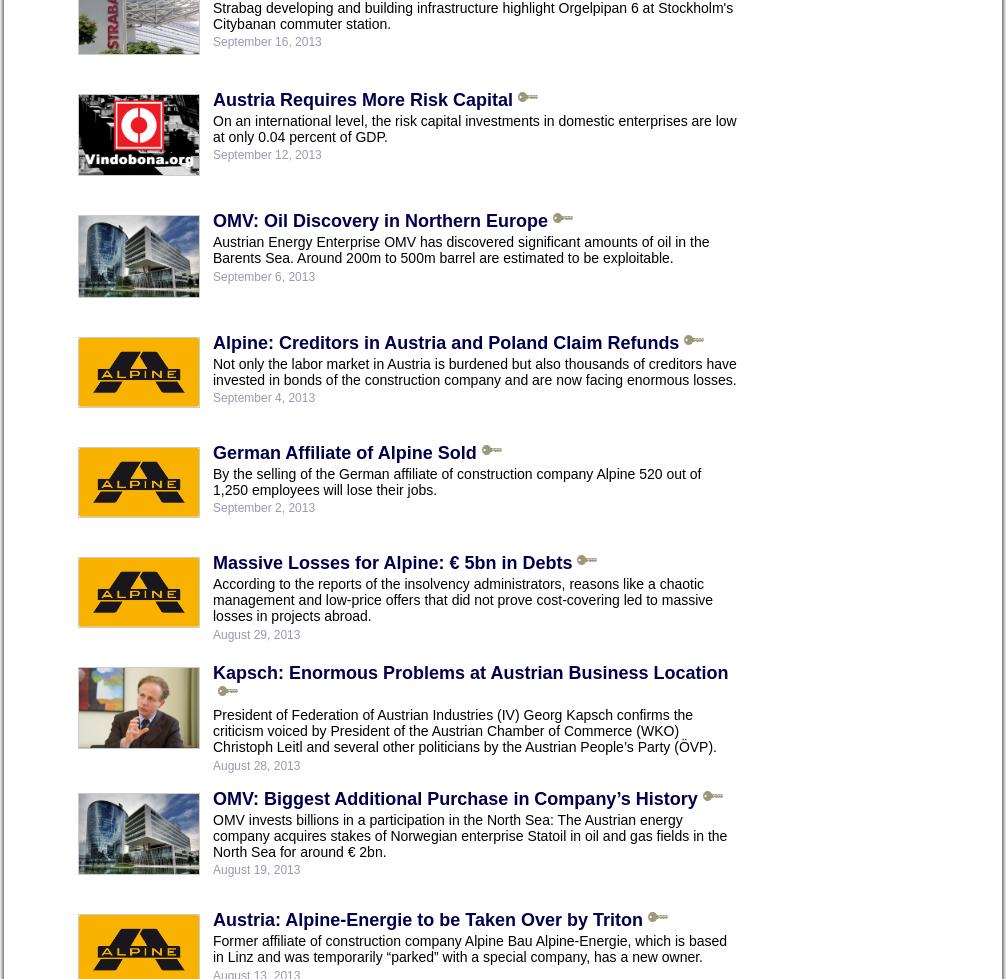 The width and height of the screenshot is (1006, 979). What do you see at coordinates (343, 452) in the screenshot?
I see `'German Affiliate of Alpine Sold'` at bounding box center [343, 452].